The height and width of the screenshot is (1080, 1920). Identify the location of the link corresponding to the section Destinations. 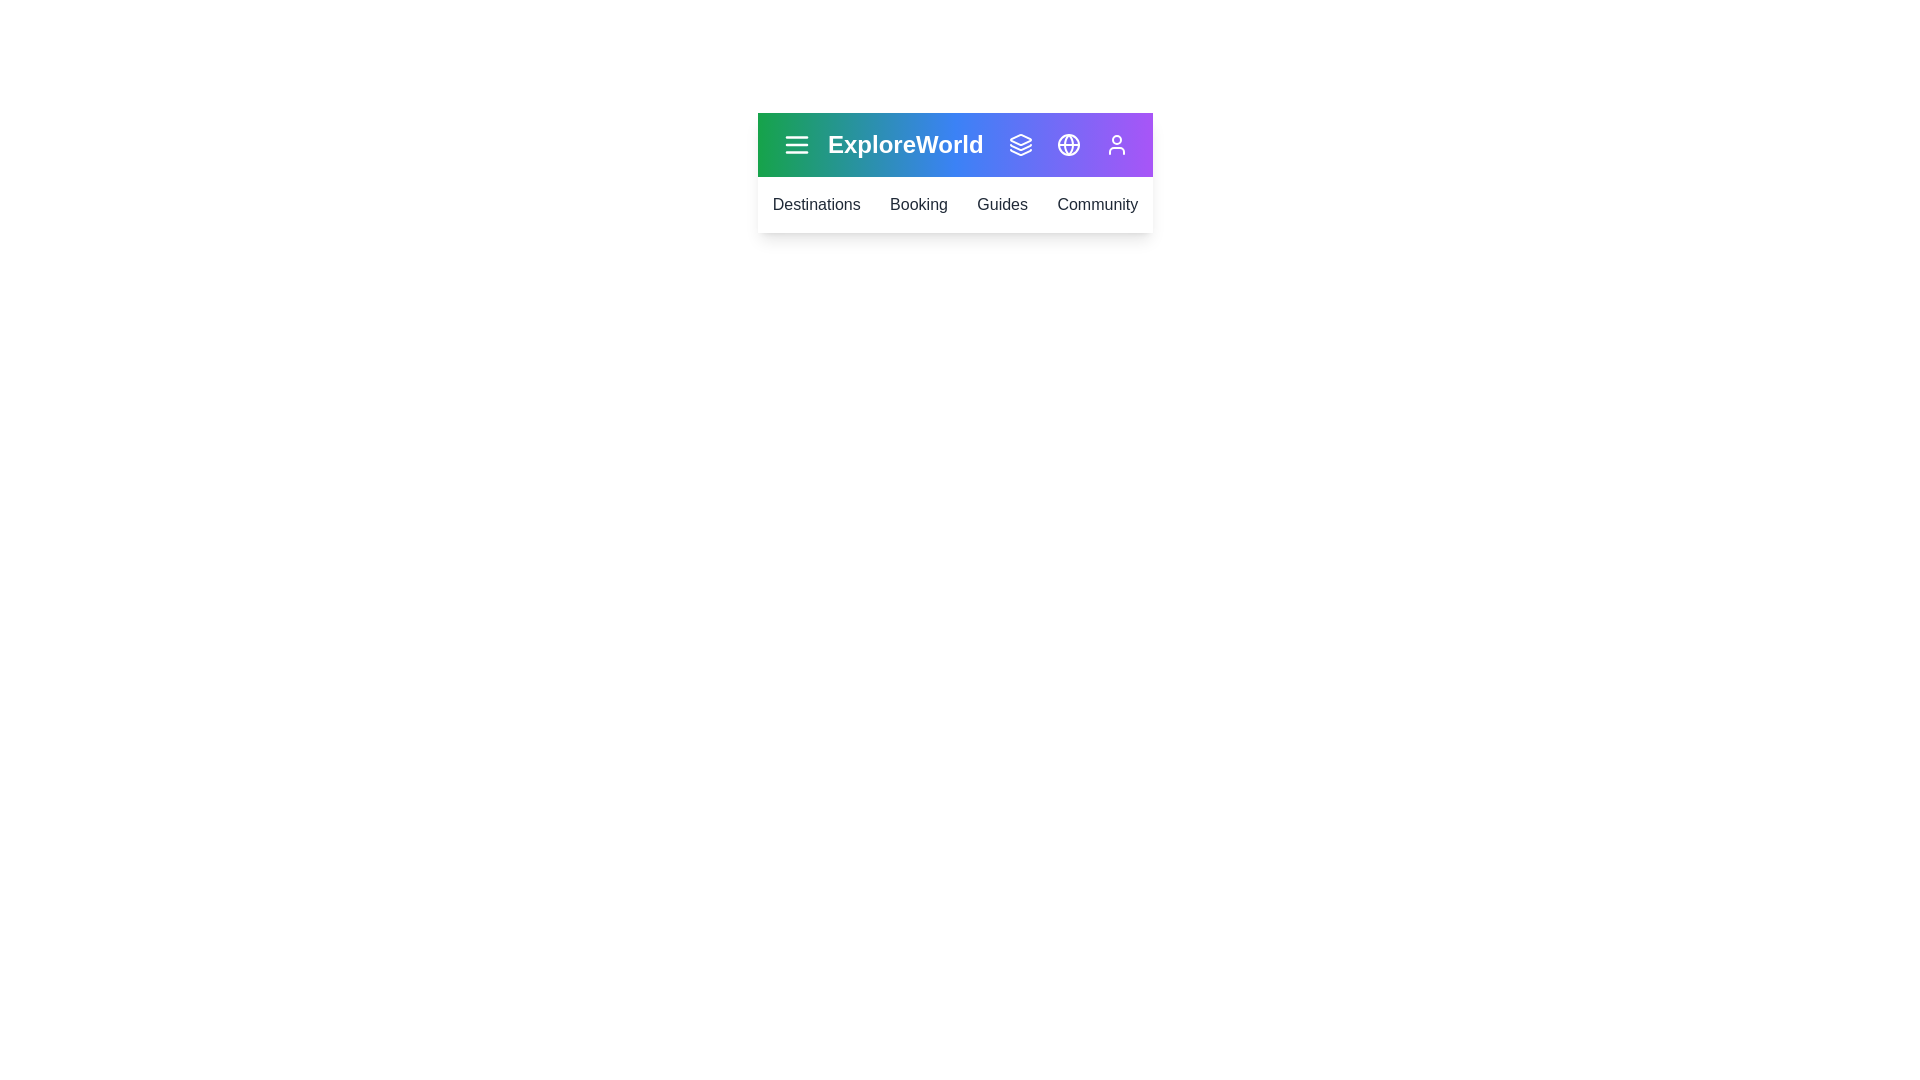
(816, 204).